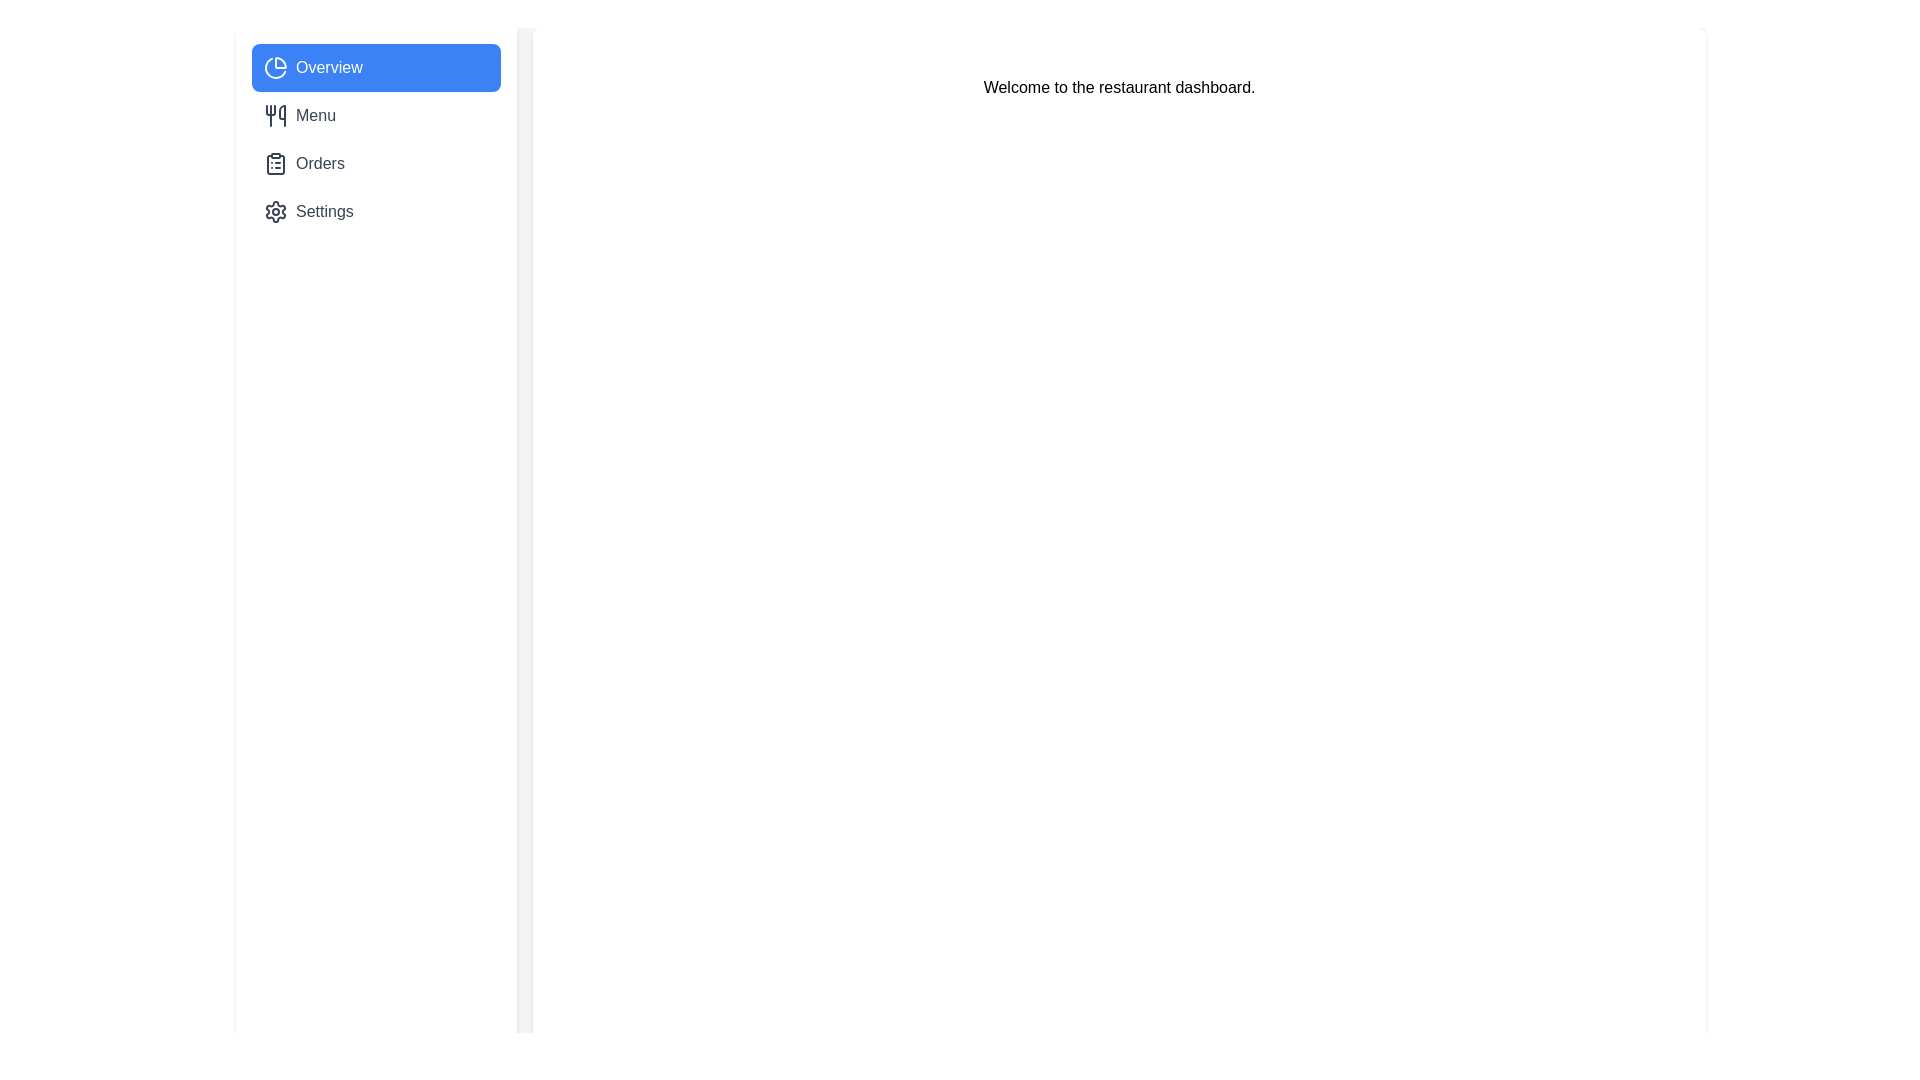 This screenshot has height=1080, width=1920. What do you see at coordinates (274, 67) in the screenshot?
I see `the 'Overview' icon` at bounding box center [274, 67].